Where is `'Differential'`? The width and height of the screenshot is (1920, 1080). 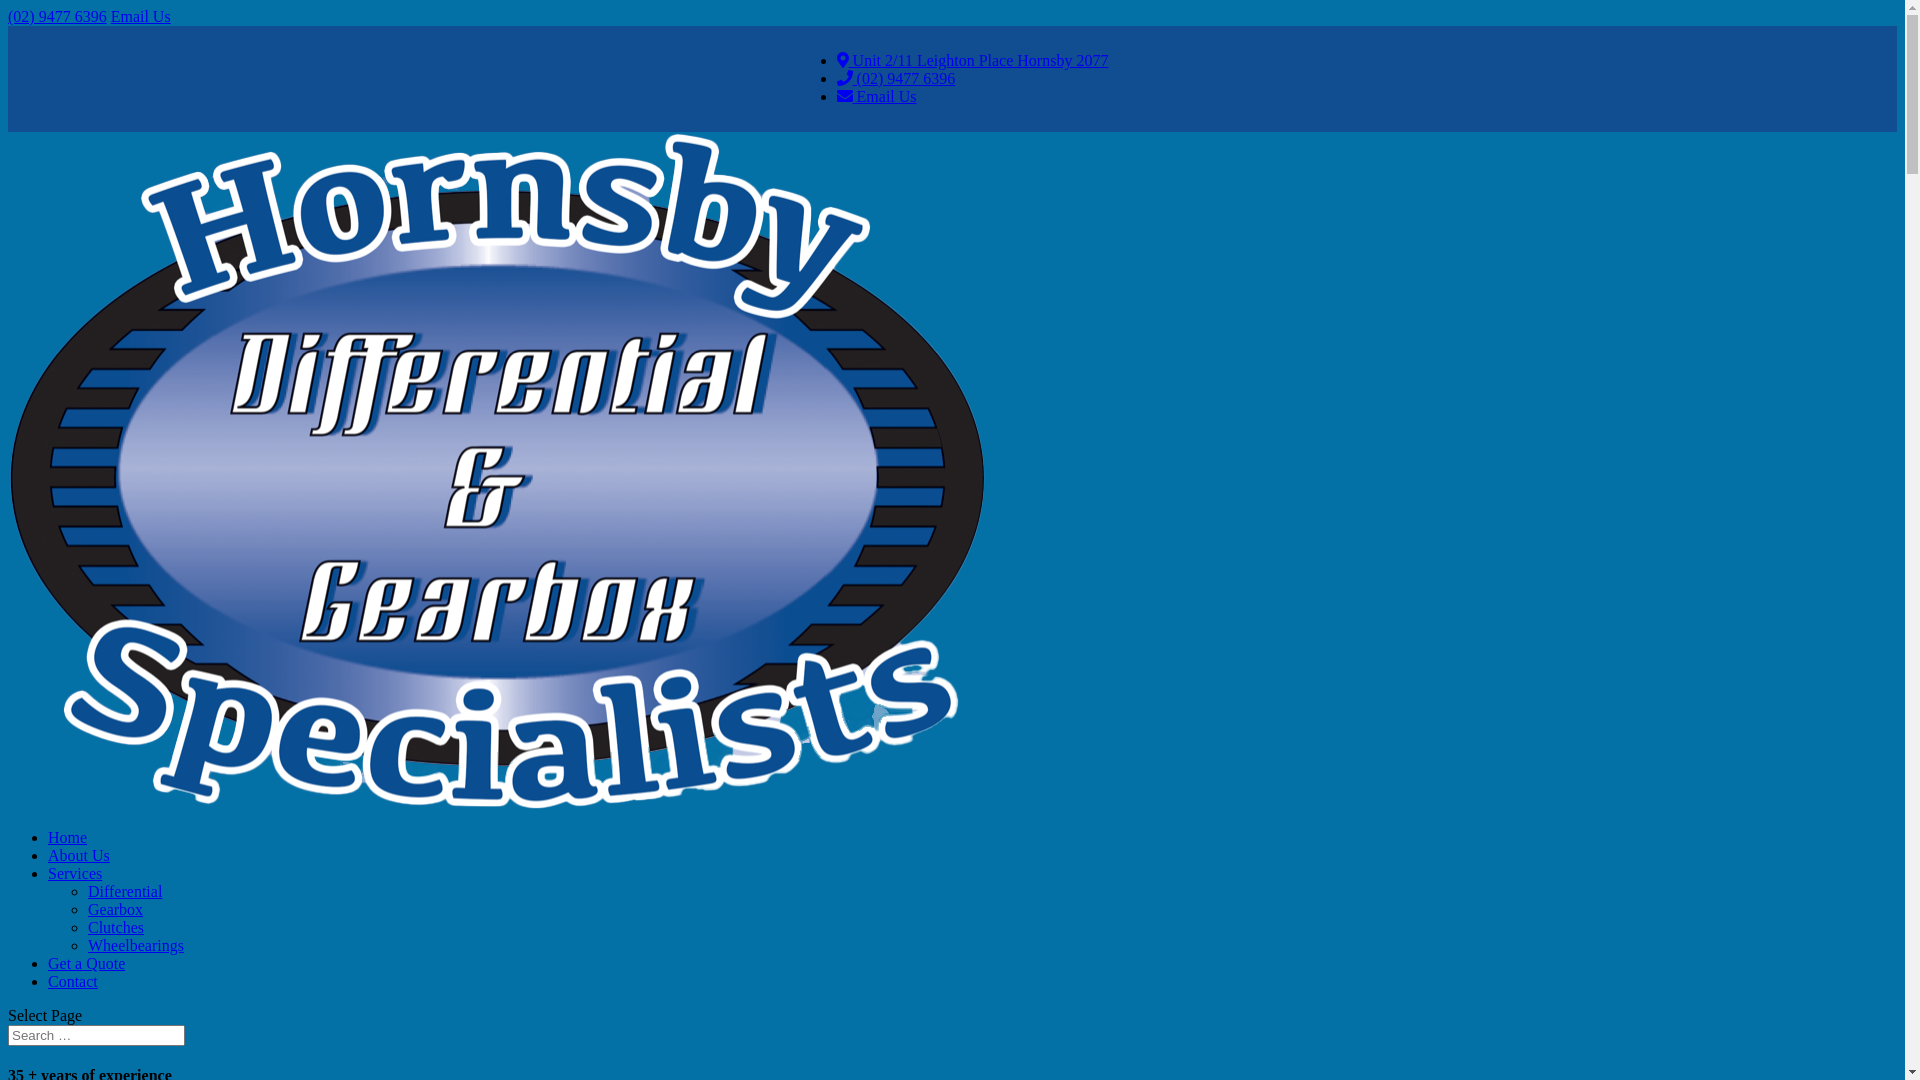 'Differential' is located at coordinates (123, 890).